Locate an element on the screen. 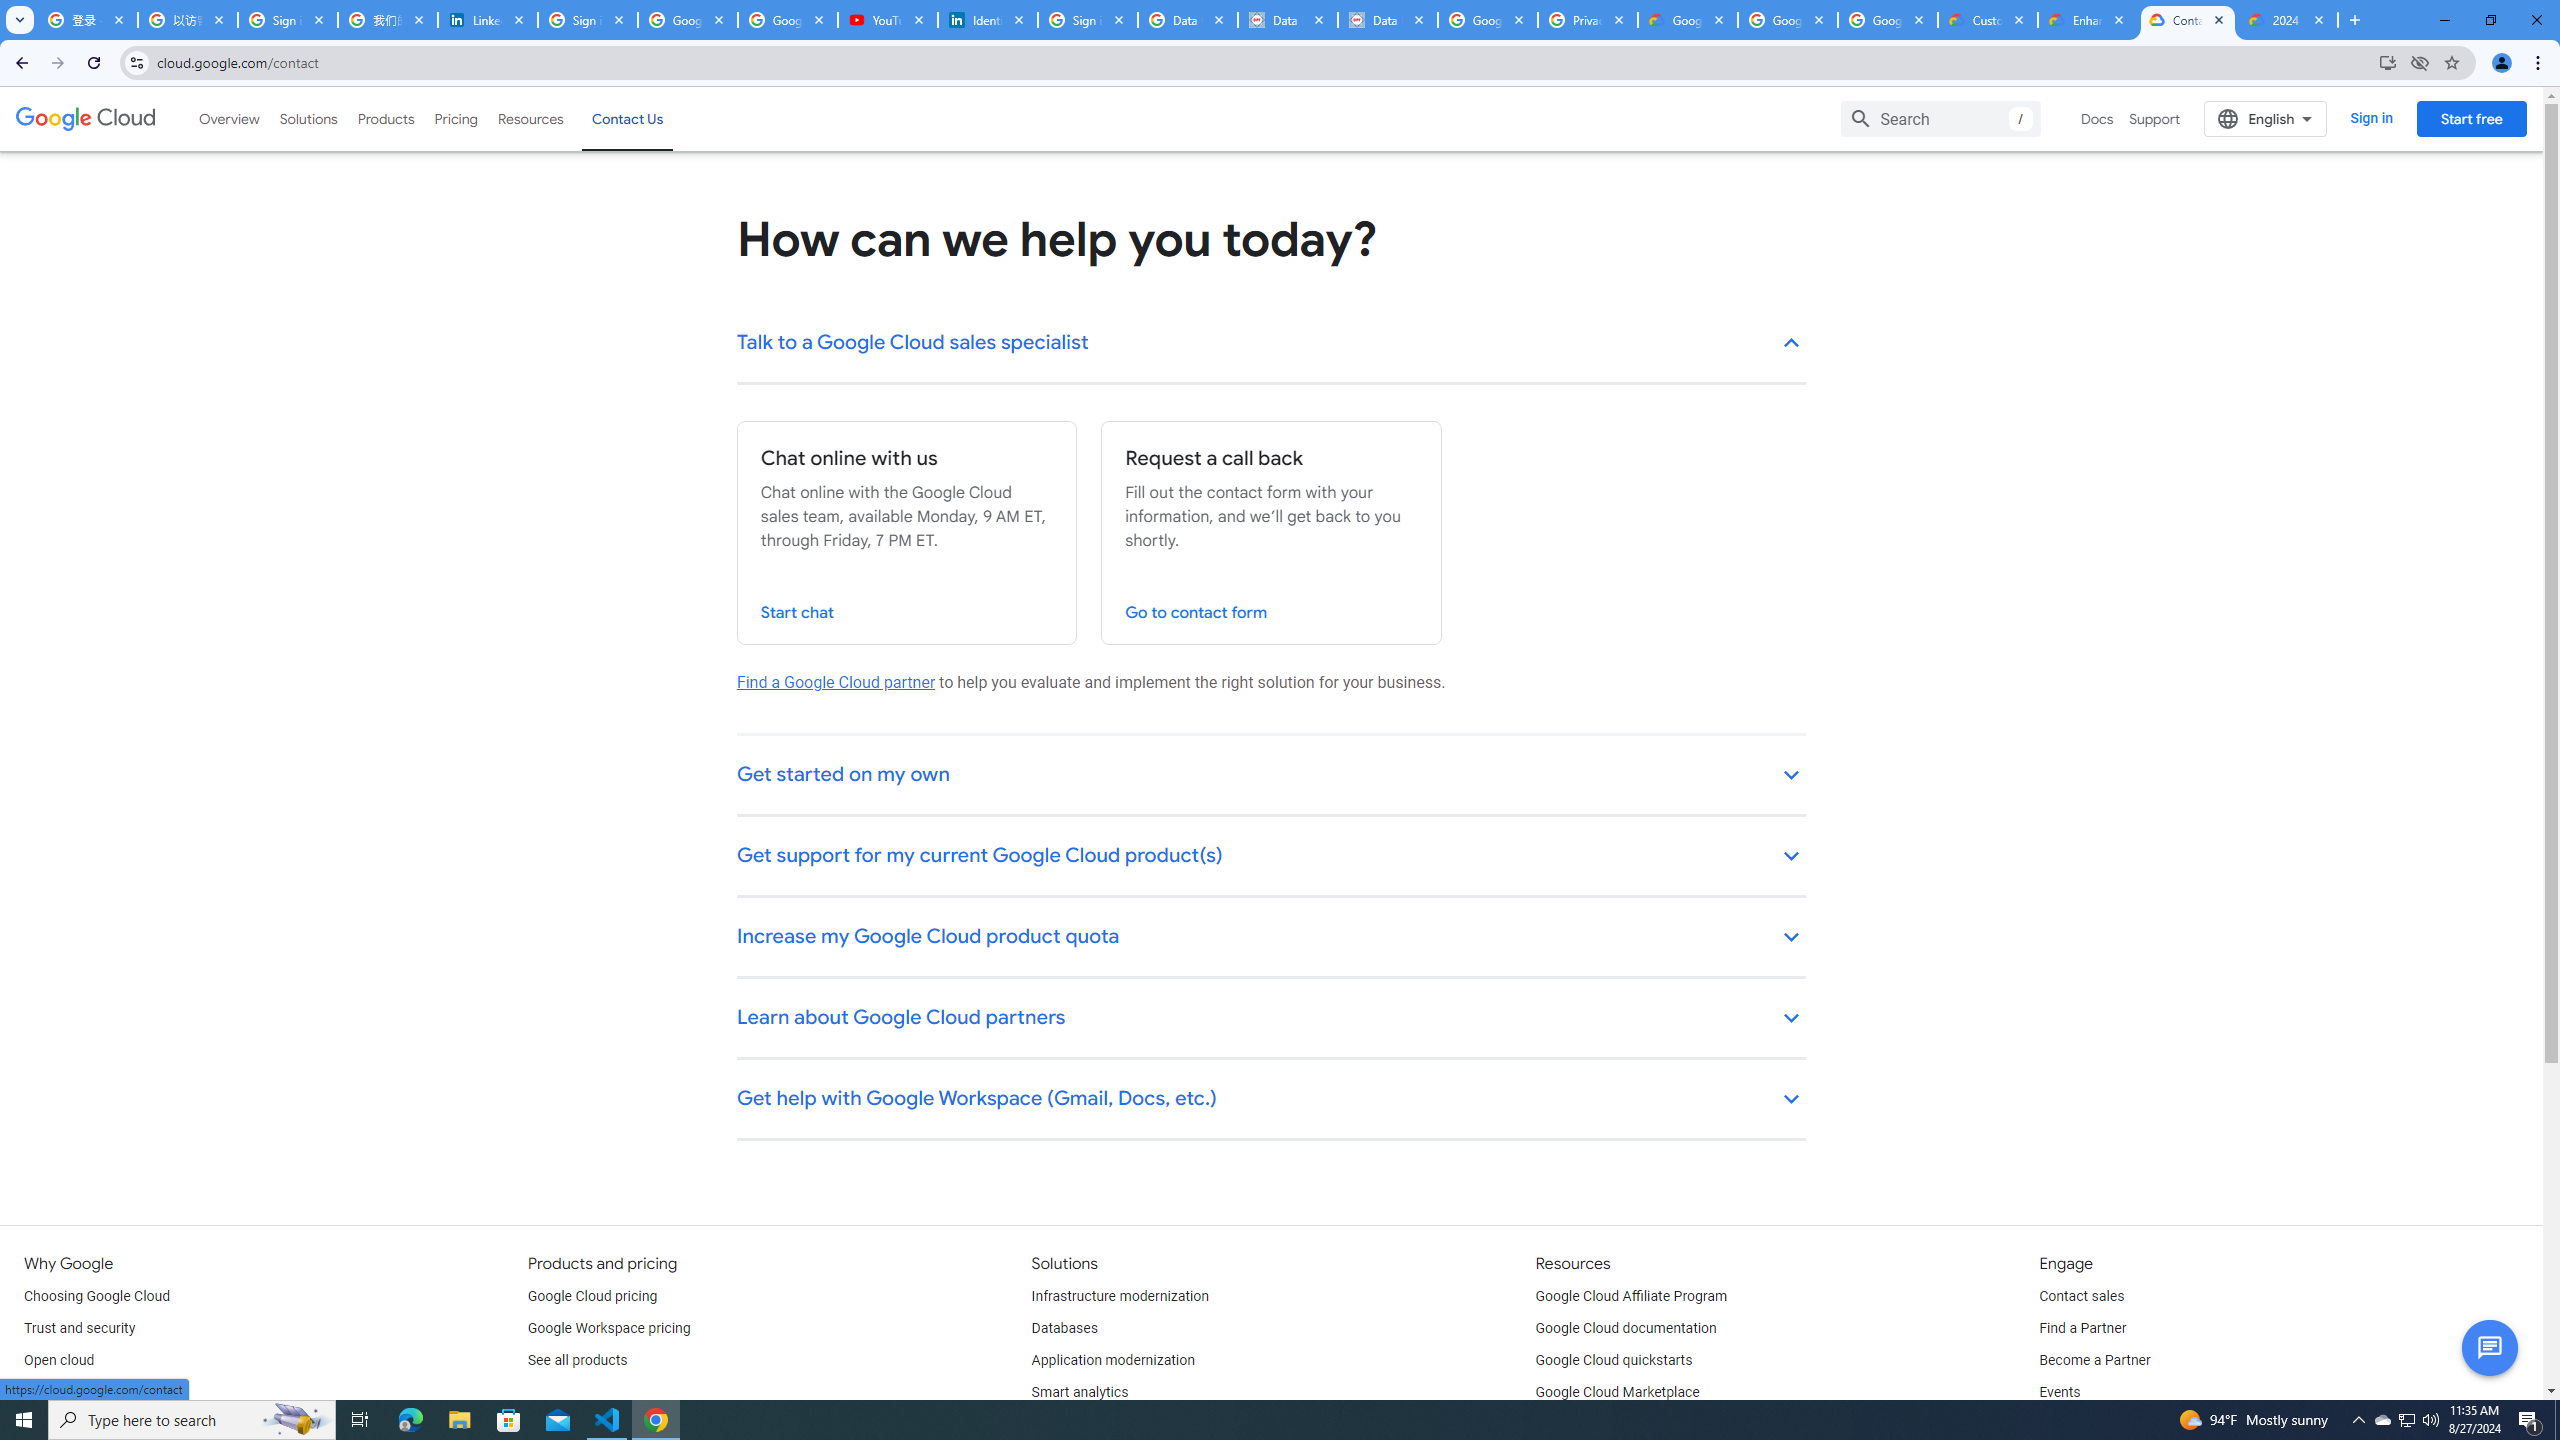 This screenshot has width=2560, height=1440. 'Data Privacy Framework' is located at coordinates (1287, 19).